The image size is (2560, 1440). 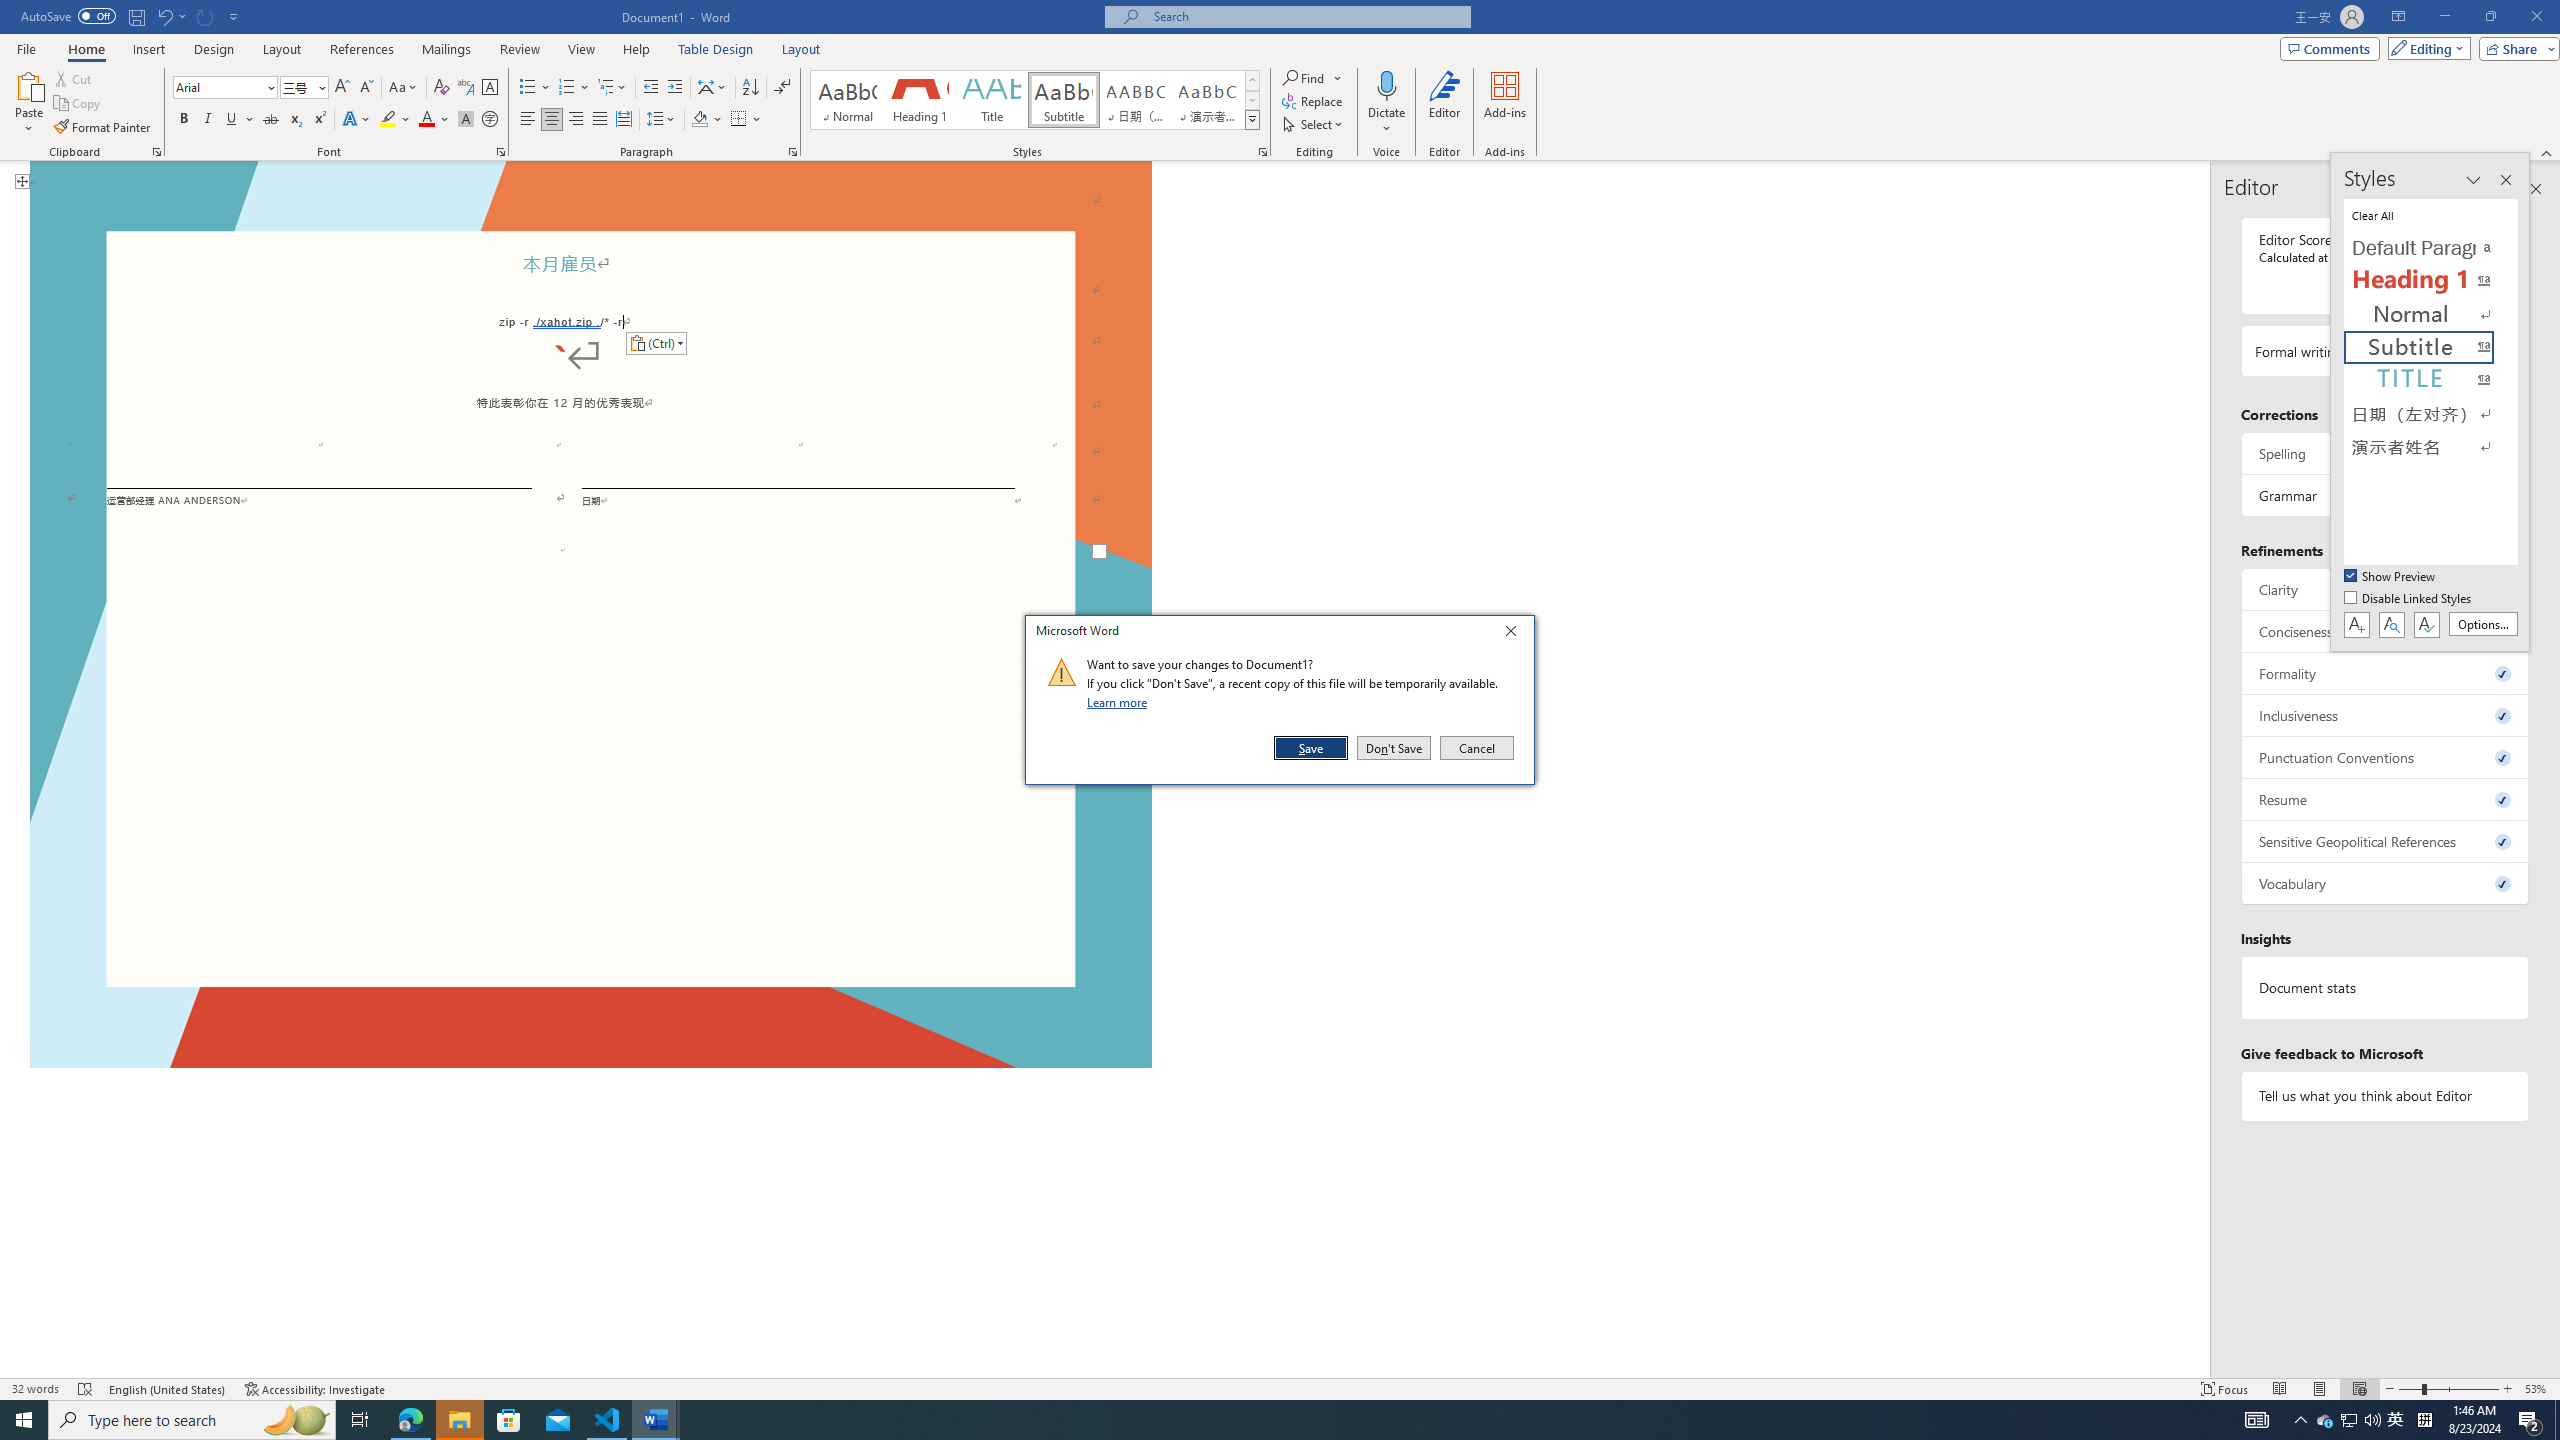 What do you see at coordinates (2425, 47) in the screenshot?
I see `'Editing'` at bounding box center [2425, 47].